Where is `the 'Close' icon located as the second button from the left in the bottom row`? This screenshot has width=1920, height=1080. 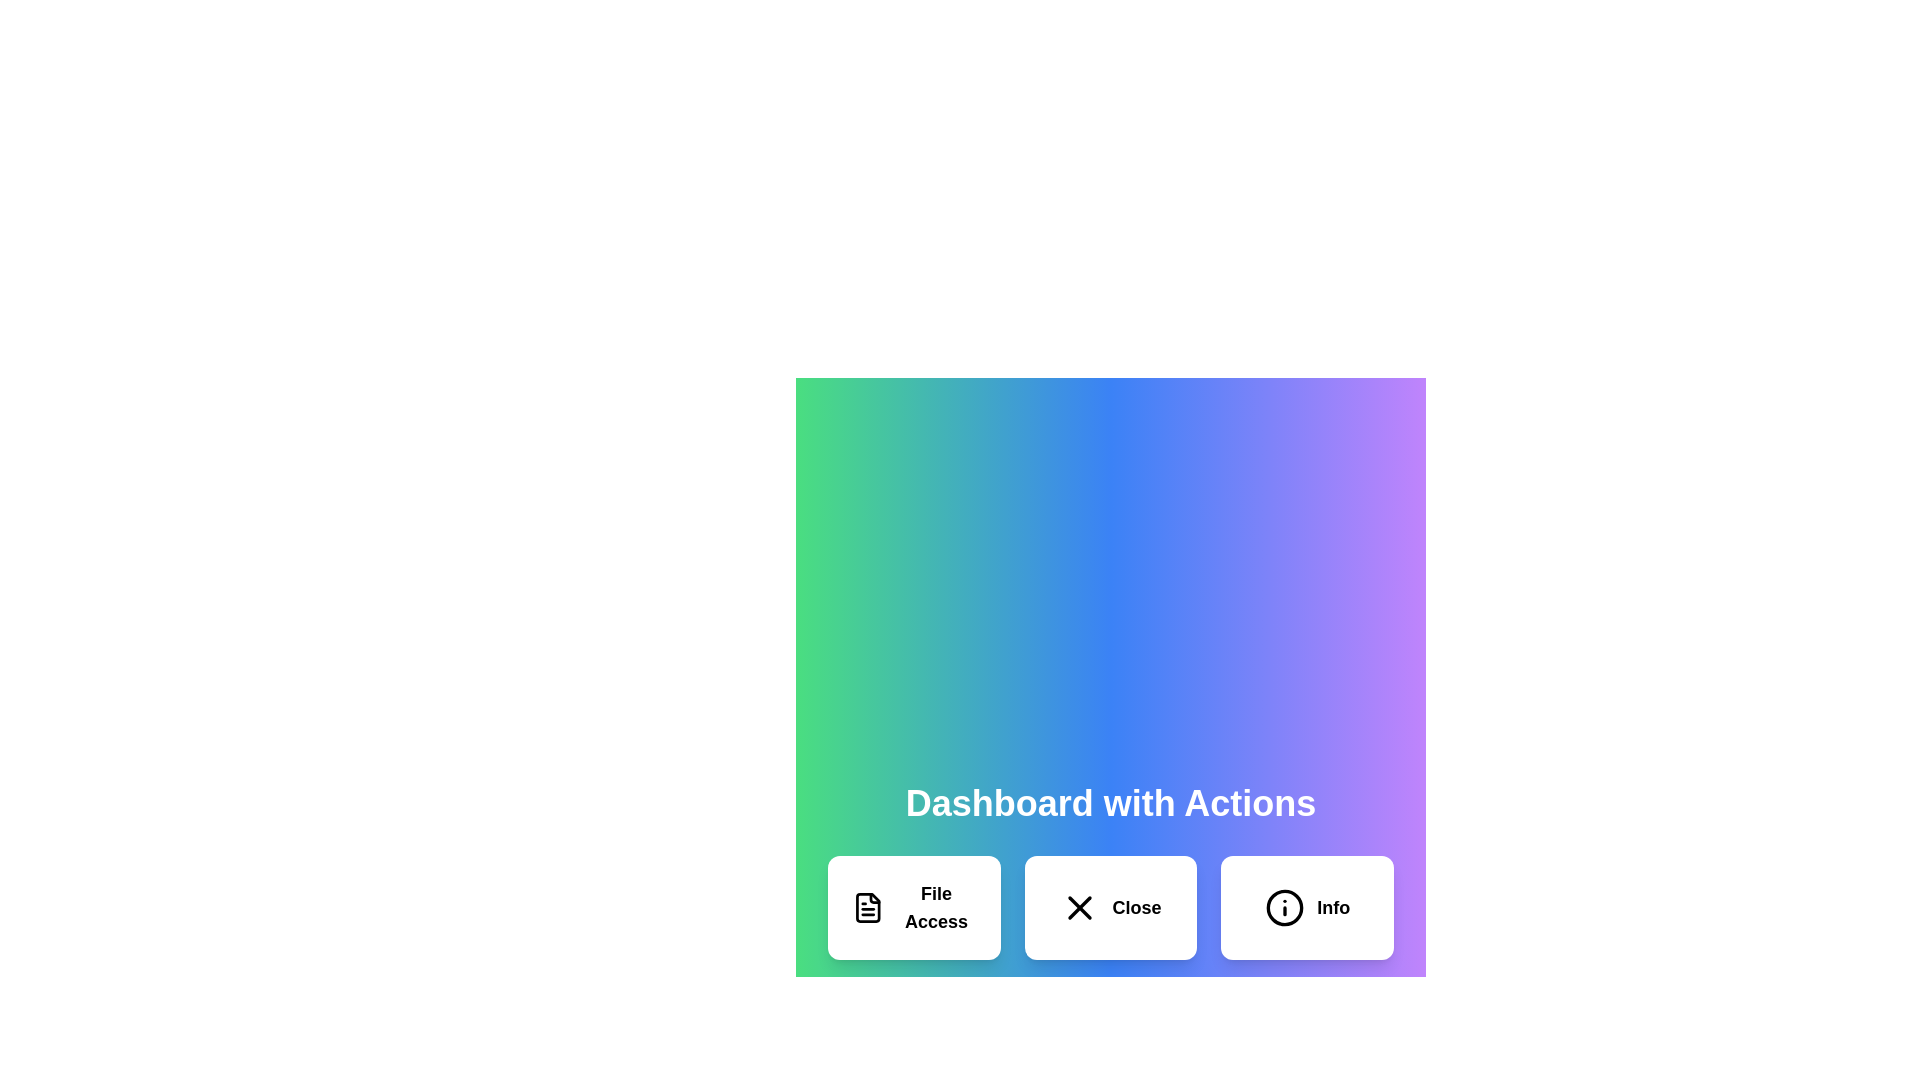
the 'Close' icon located as the second button from the left in the bottom row is located at coordinates (1079, 907).